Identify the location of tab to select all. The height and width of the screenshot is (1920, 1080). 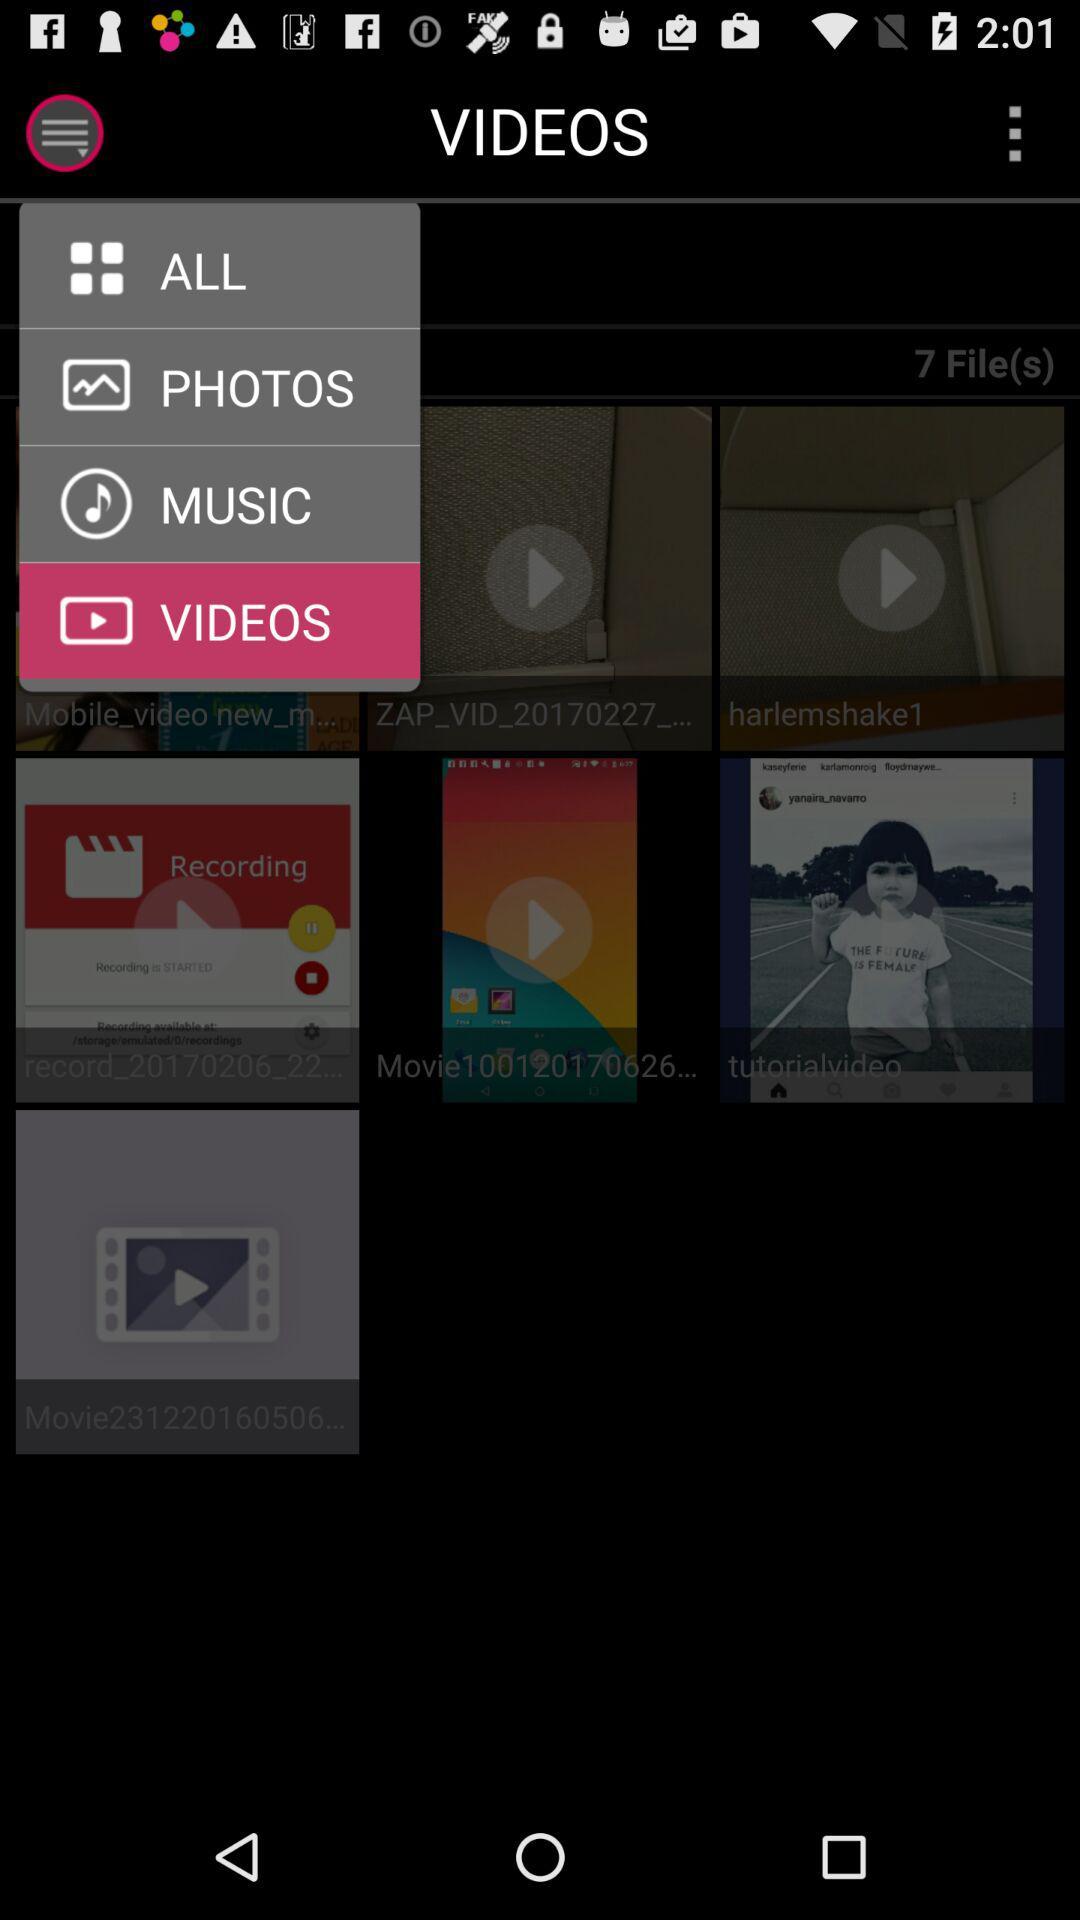
(231, 265).